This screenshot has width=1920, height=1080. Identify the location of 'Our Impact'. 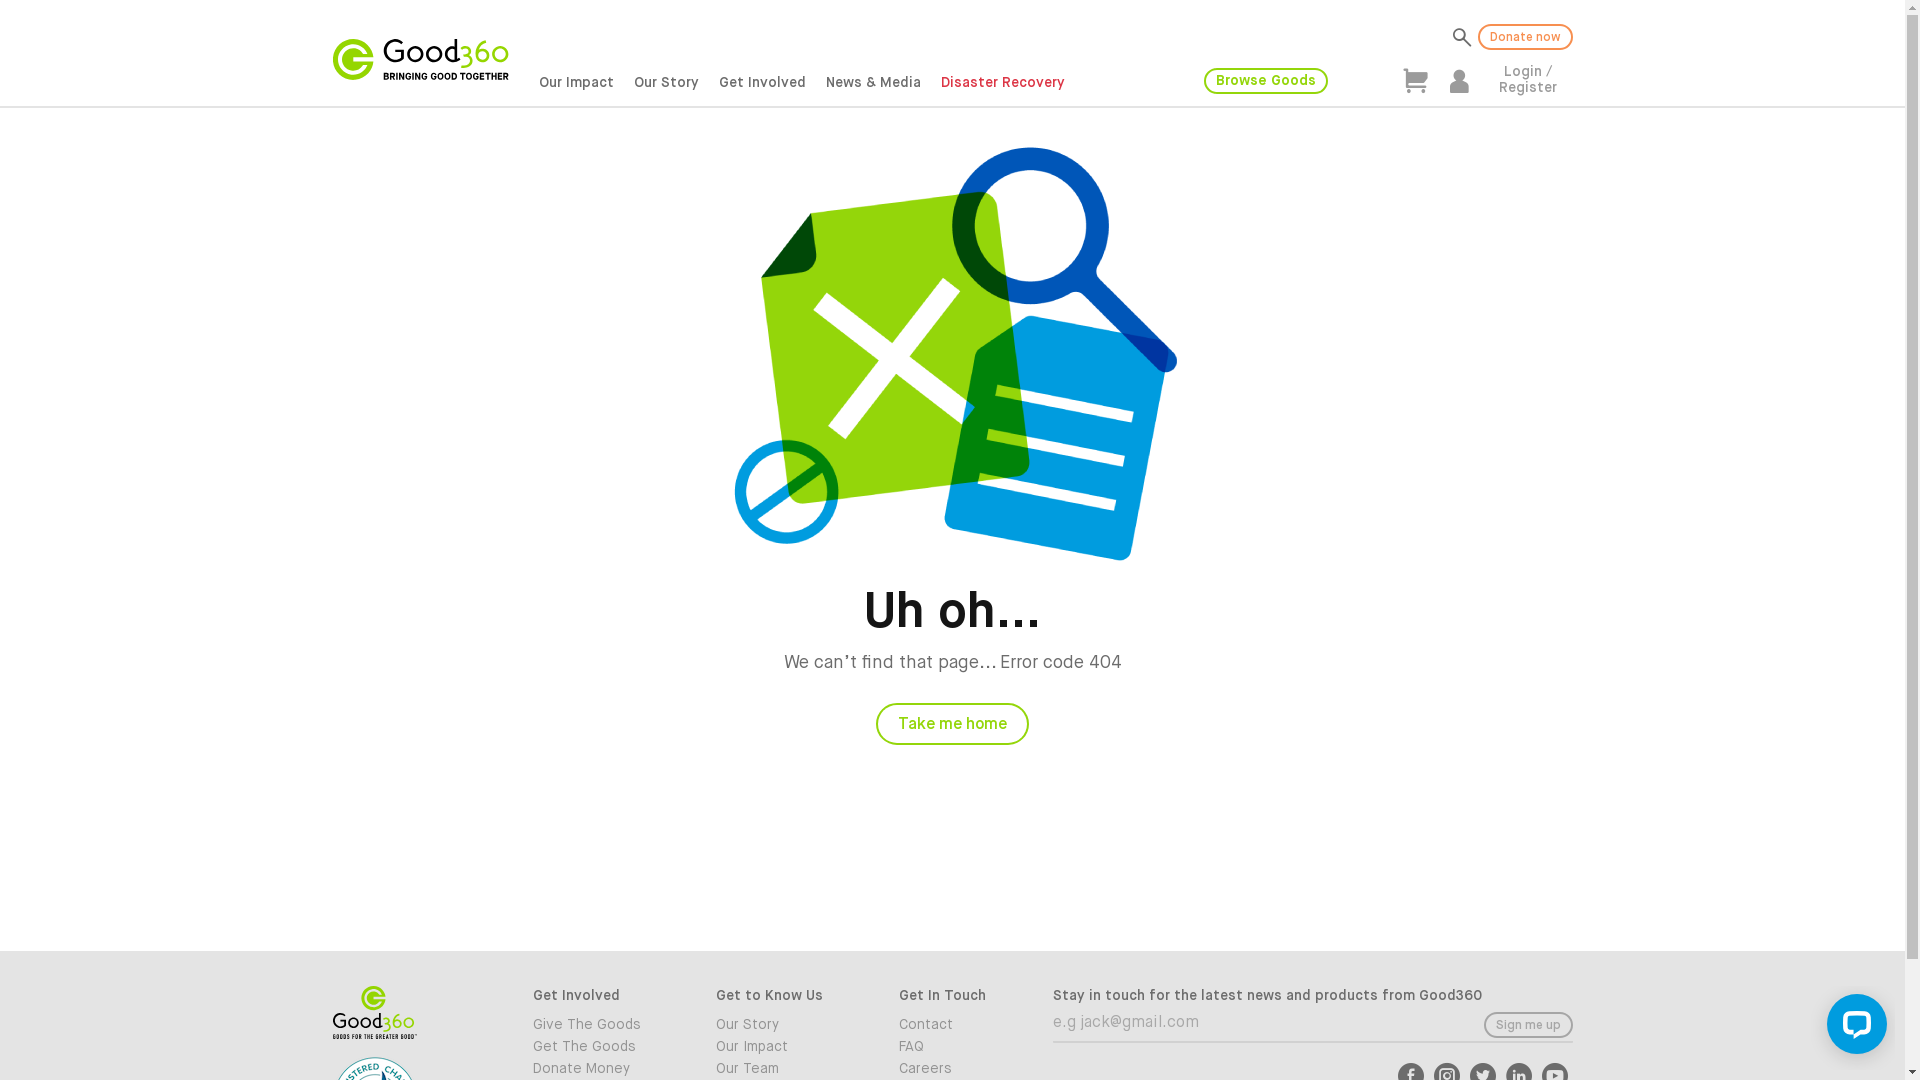
(791, 1045).